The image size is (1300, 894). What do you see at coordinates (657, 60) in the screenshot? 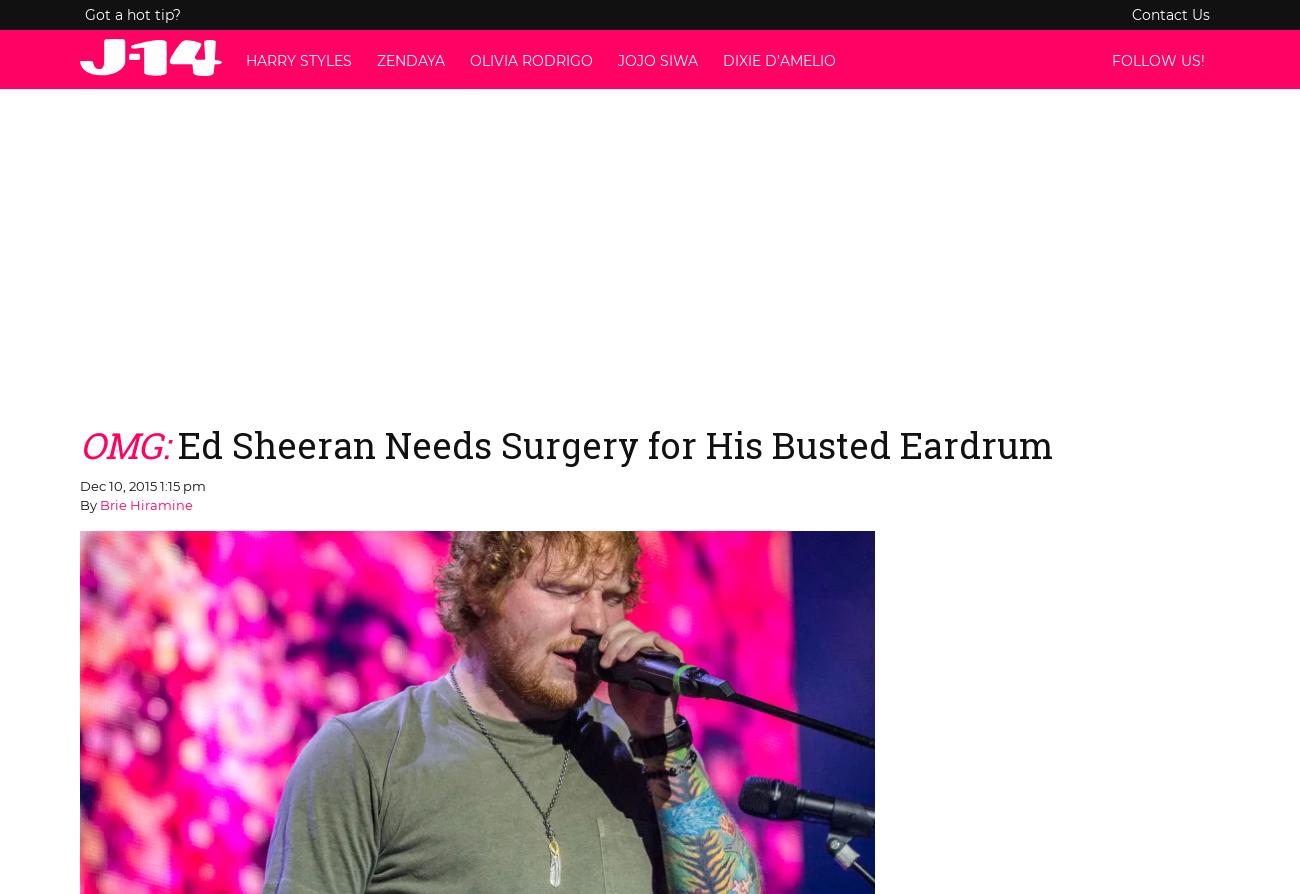
I see `'JoJo Siwa'` at bounding box center [657, 60].